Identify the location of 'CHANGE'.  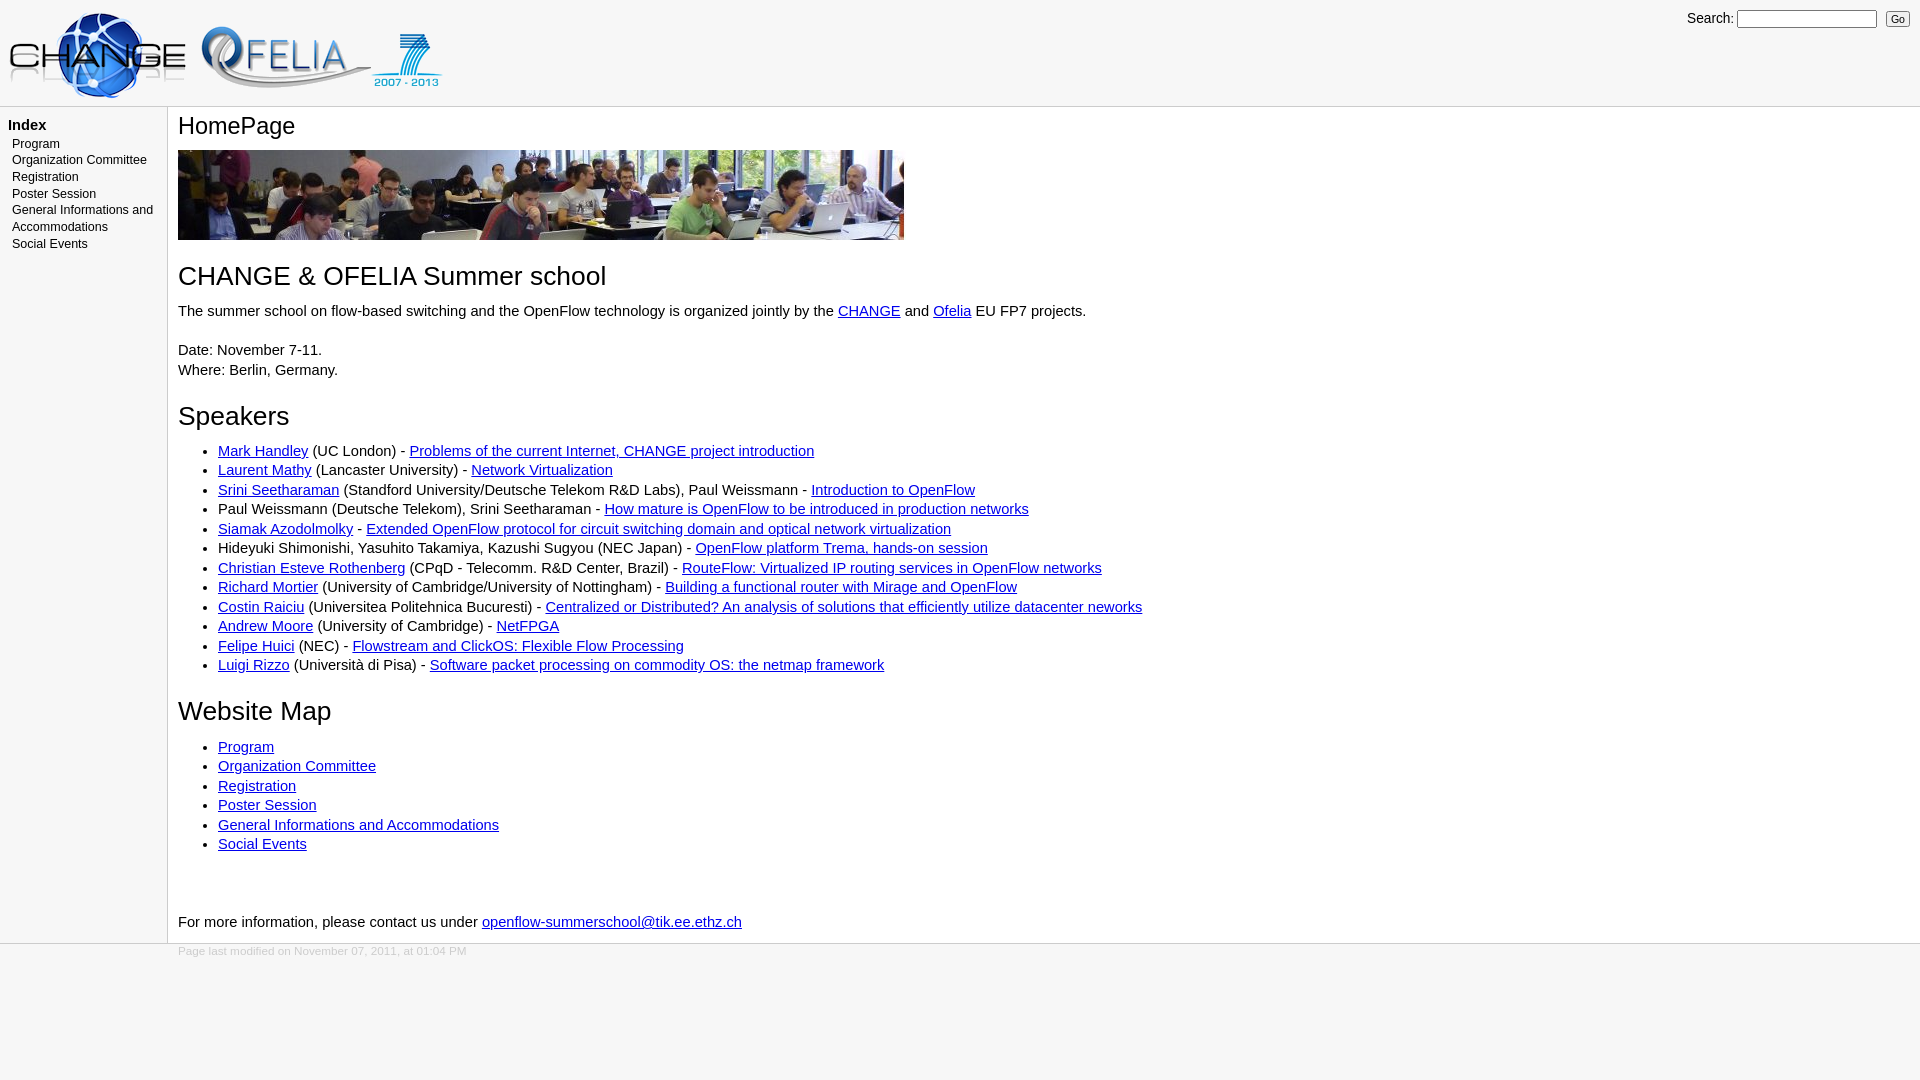
(869, 311).